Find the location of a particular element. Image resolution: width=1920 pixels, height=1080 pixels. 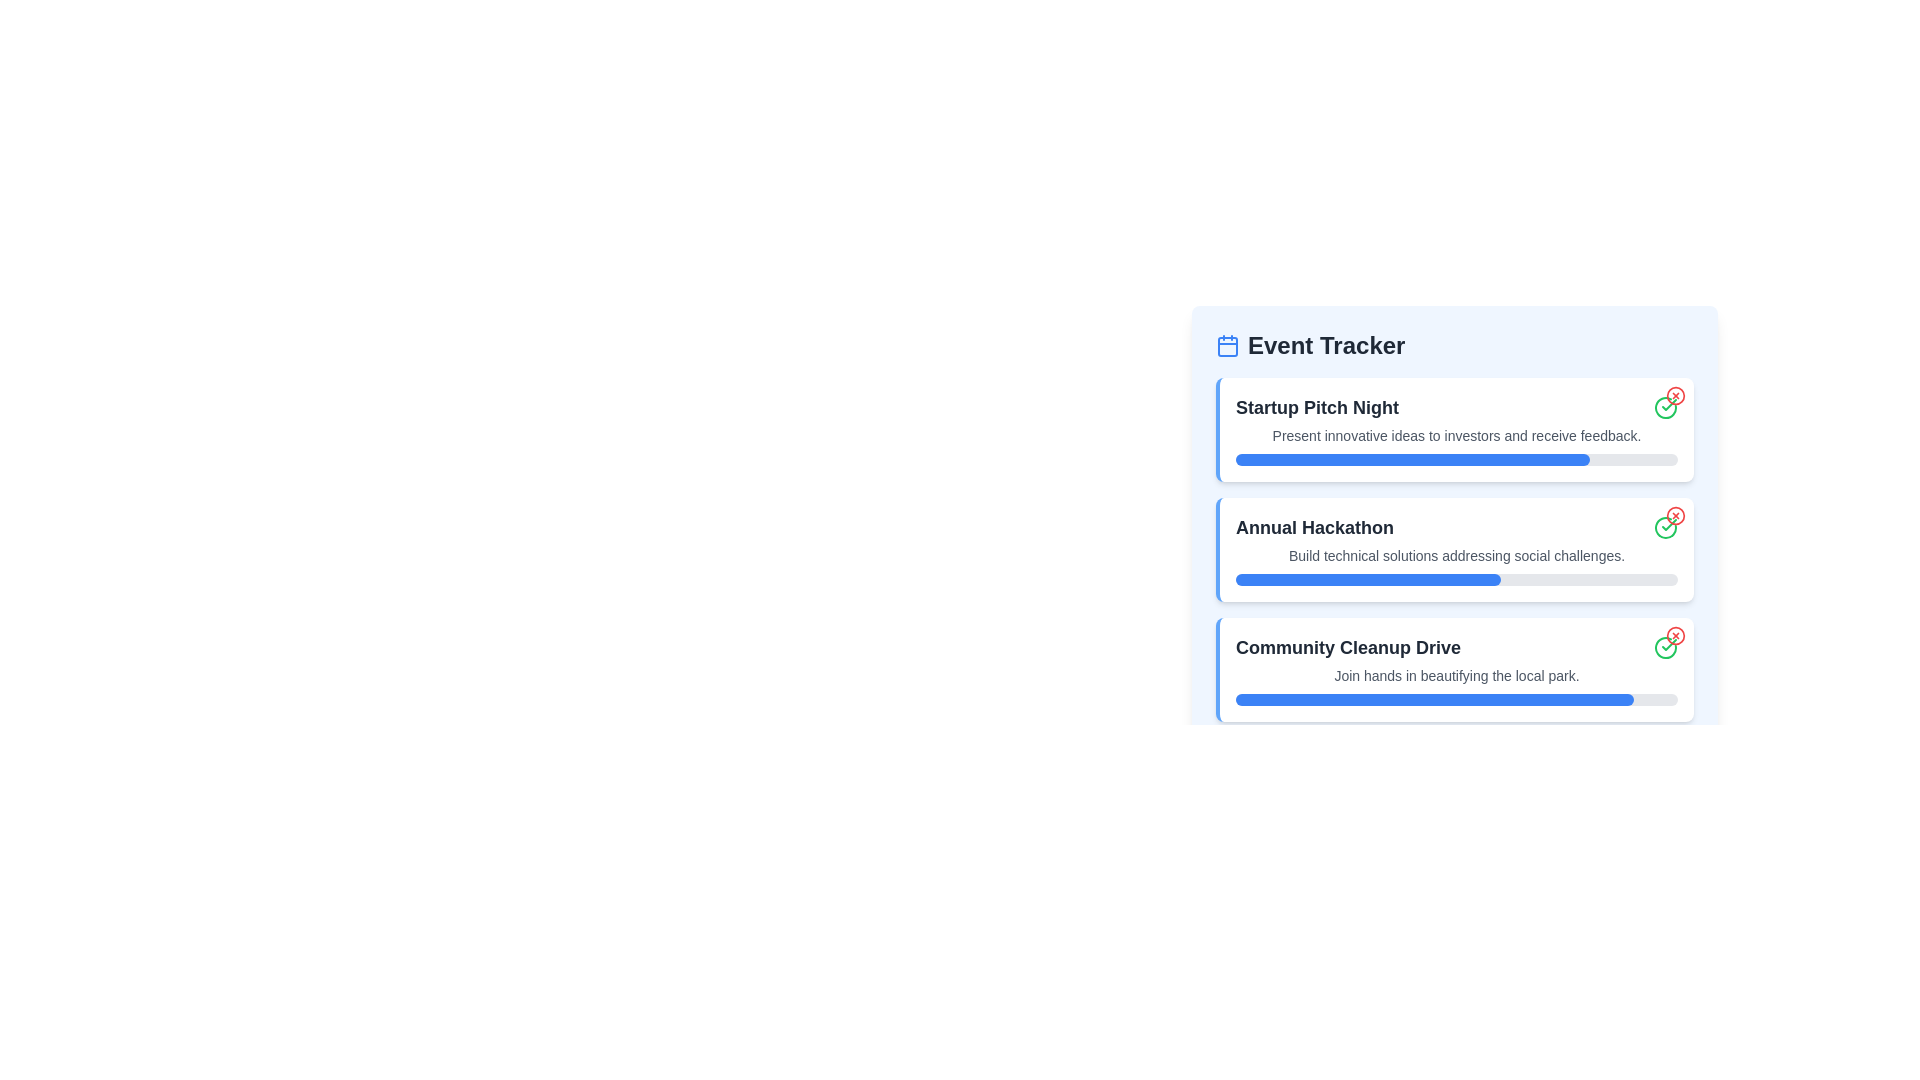

the circular outline icon representing the cancel or close functionality located at the top-right corner of the 'Annual Hackathon' card is located at coordinates (1675, 514).